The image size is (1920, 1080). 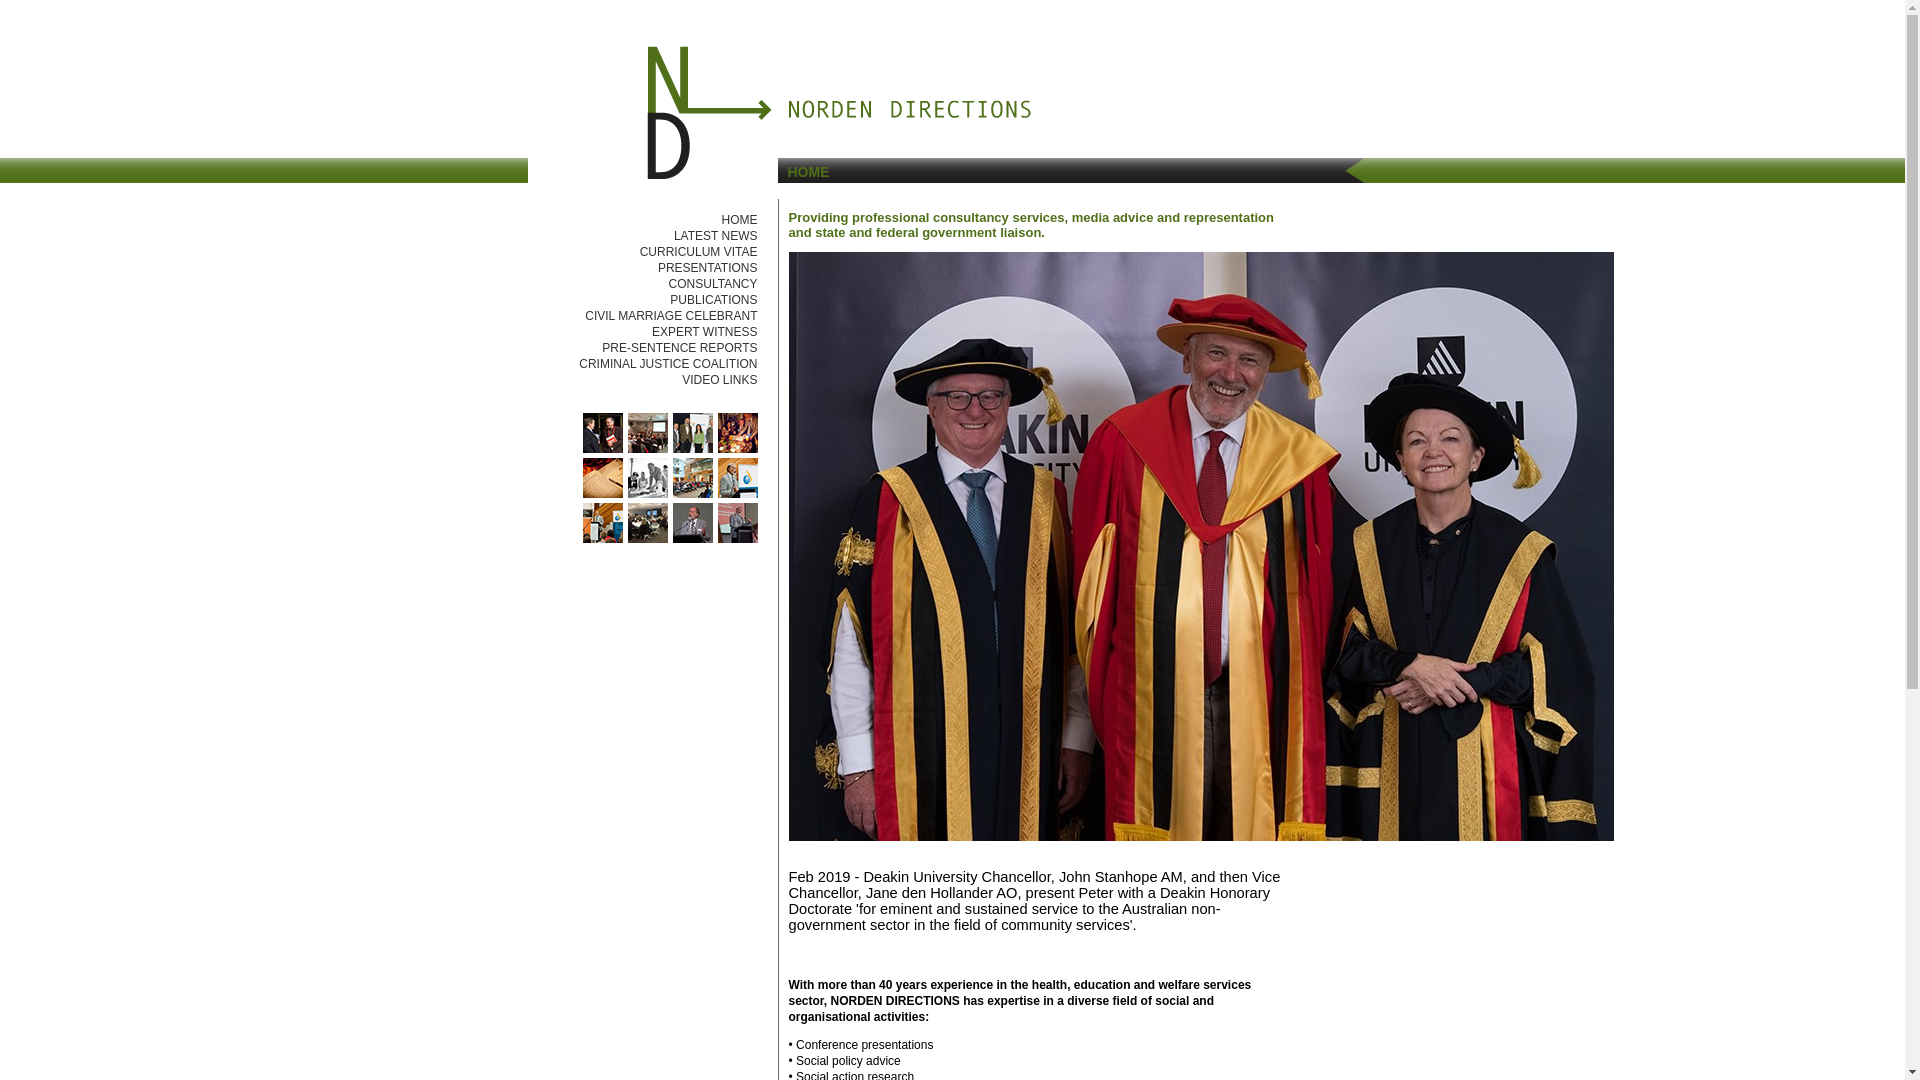 I want to click on 'VIDEO LINKS', so click(x=719, y=380).